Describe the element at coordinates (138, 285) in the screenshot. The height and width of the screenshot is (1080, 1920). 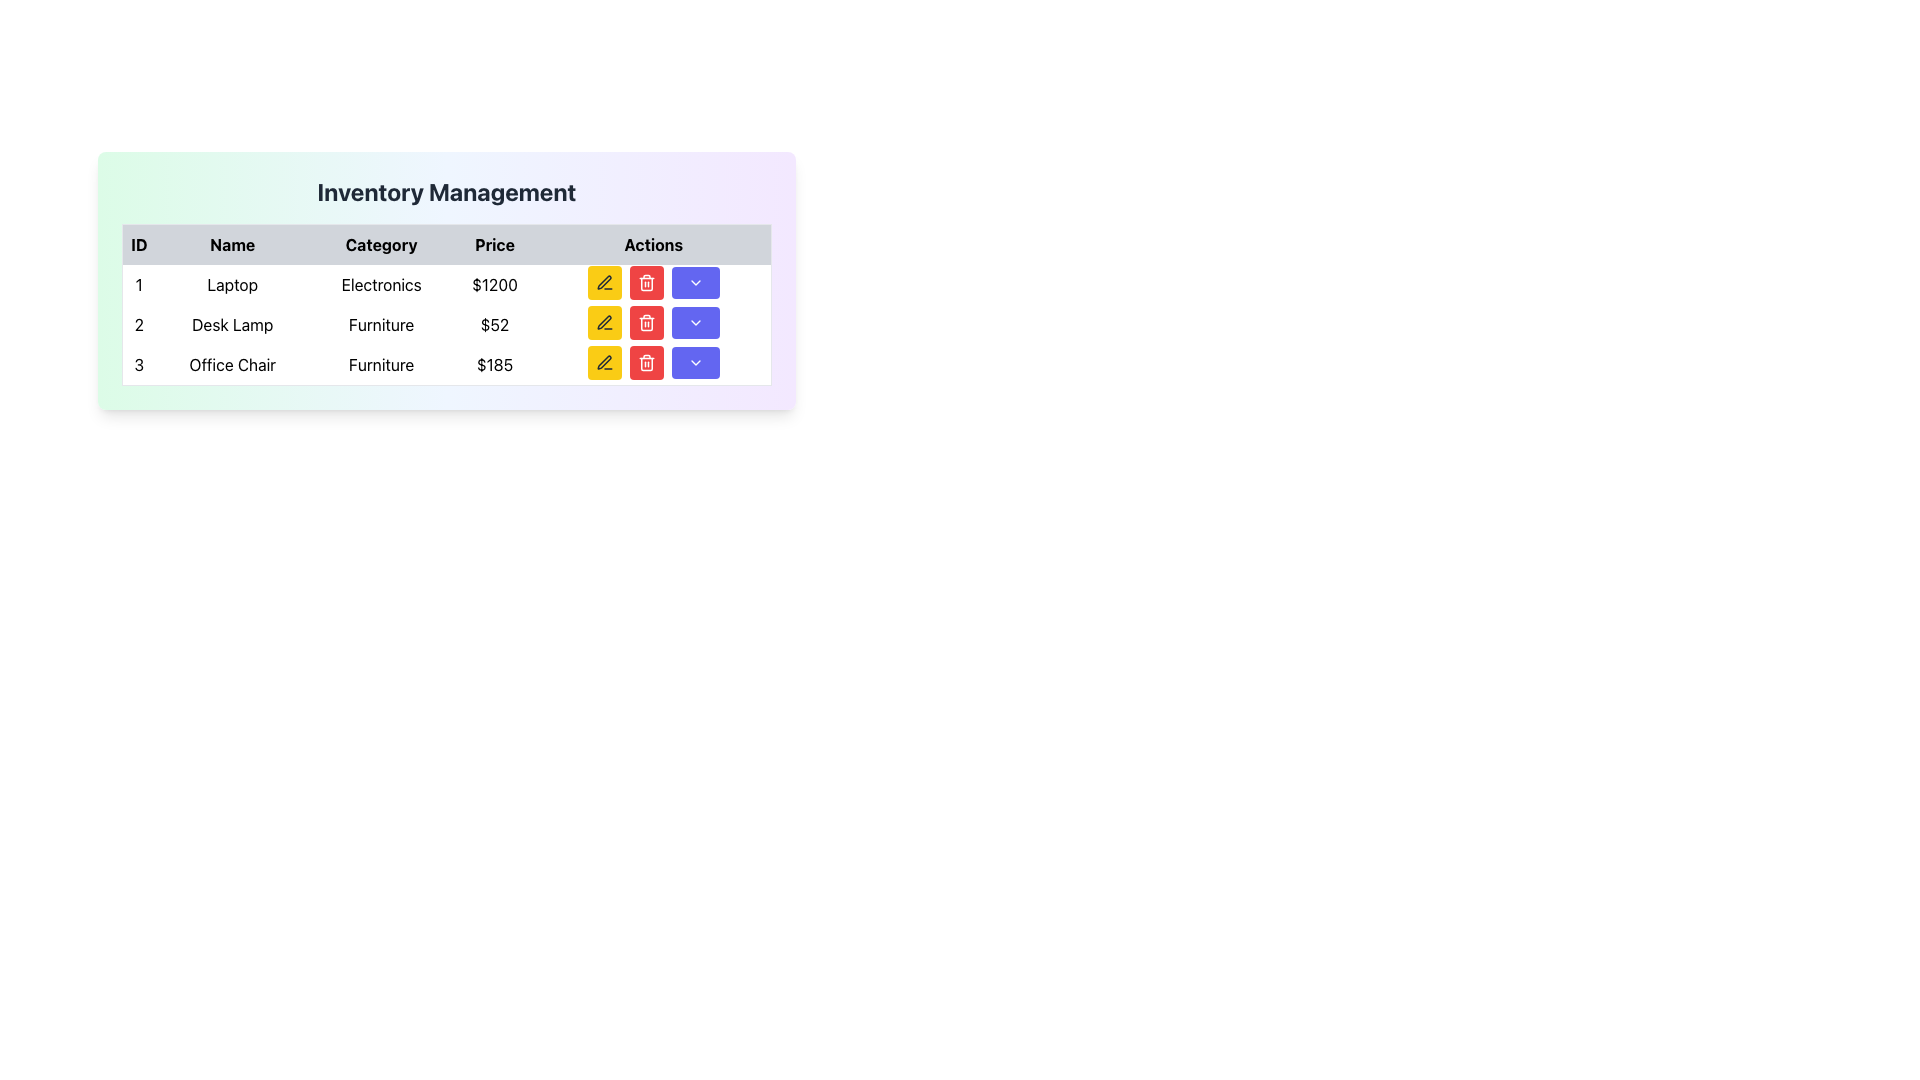
I see `the text label displaying the numeral '1' in the ID column of the first row of the table` at that location.